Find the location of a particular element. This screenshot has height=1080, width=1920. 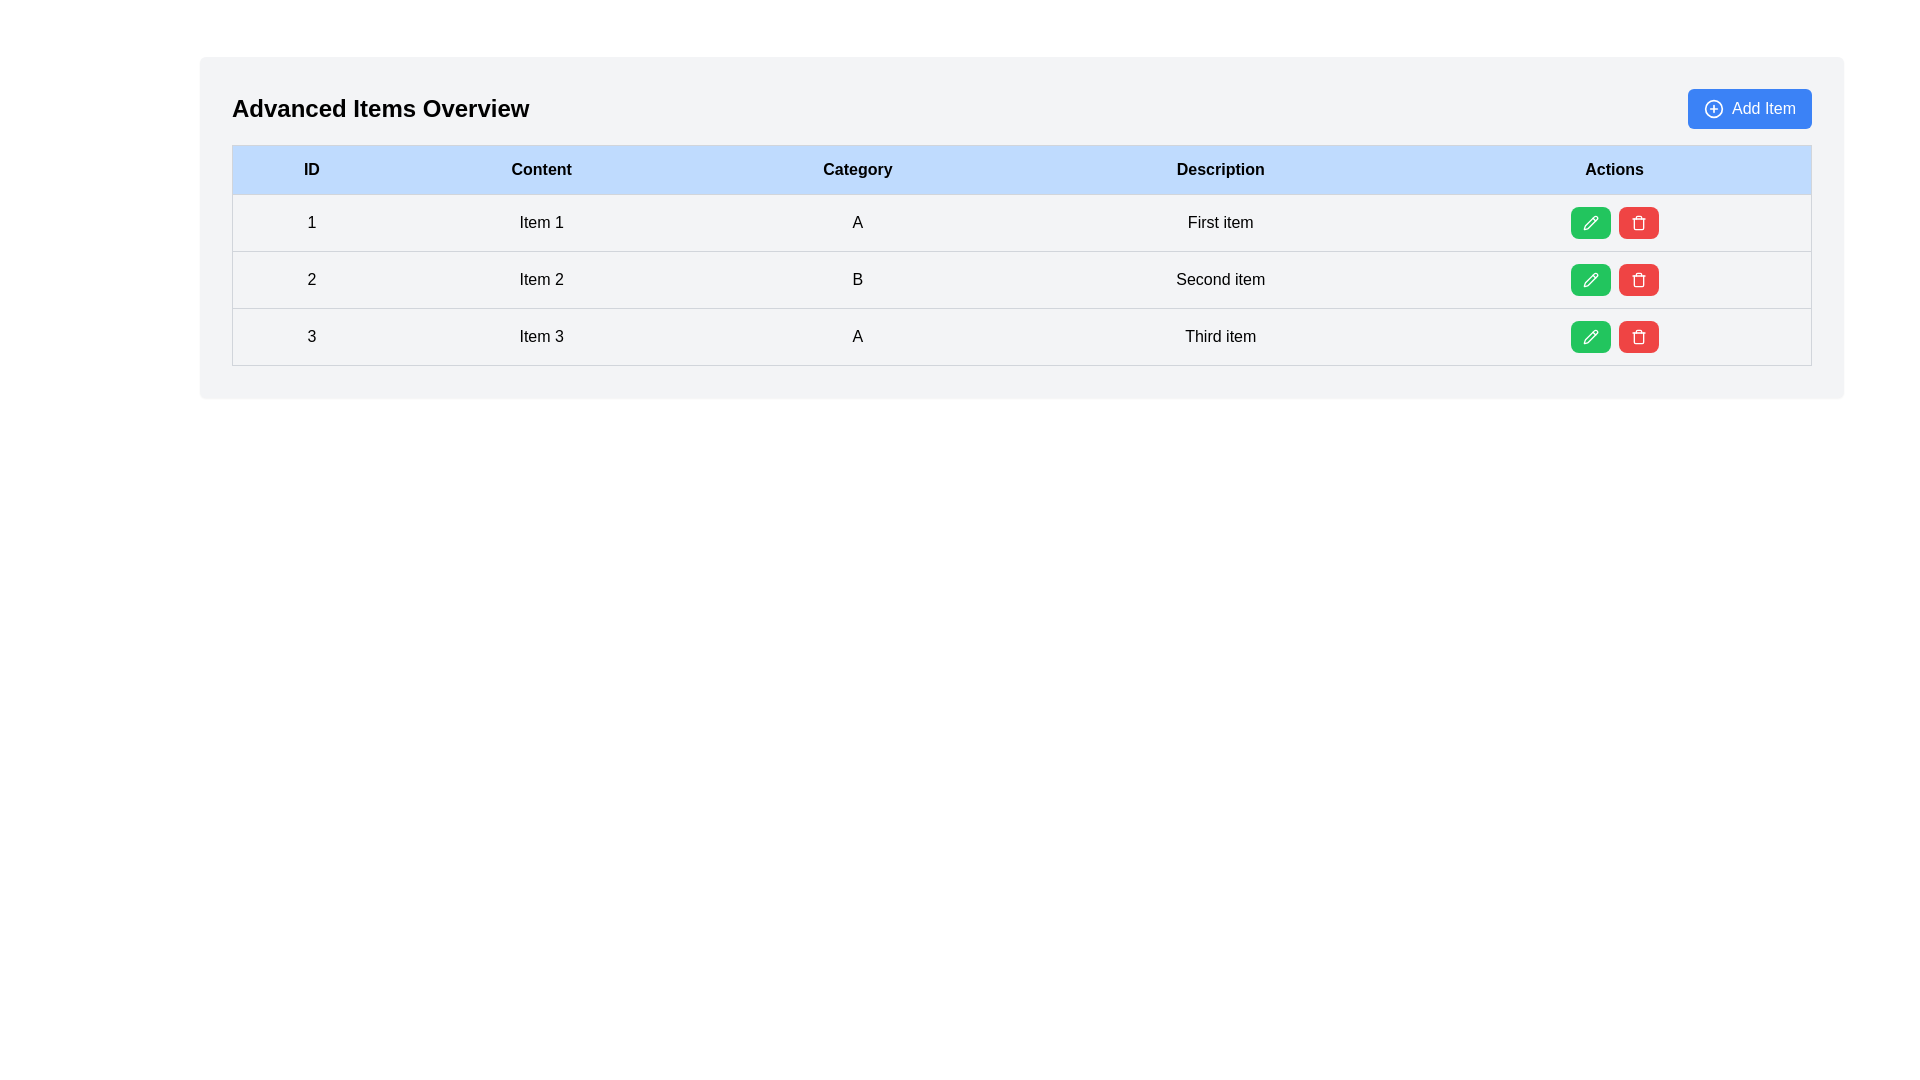

the 'Description' table header cell, which indicates the content type for the associated column values in the table is located at coordinates (1219, 168).